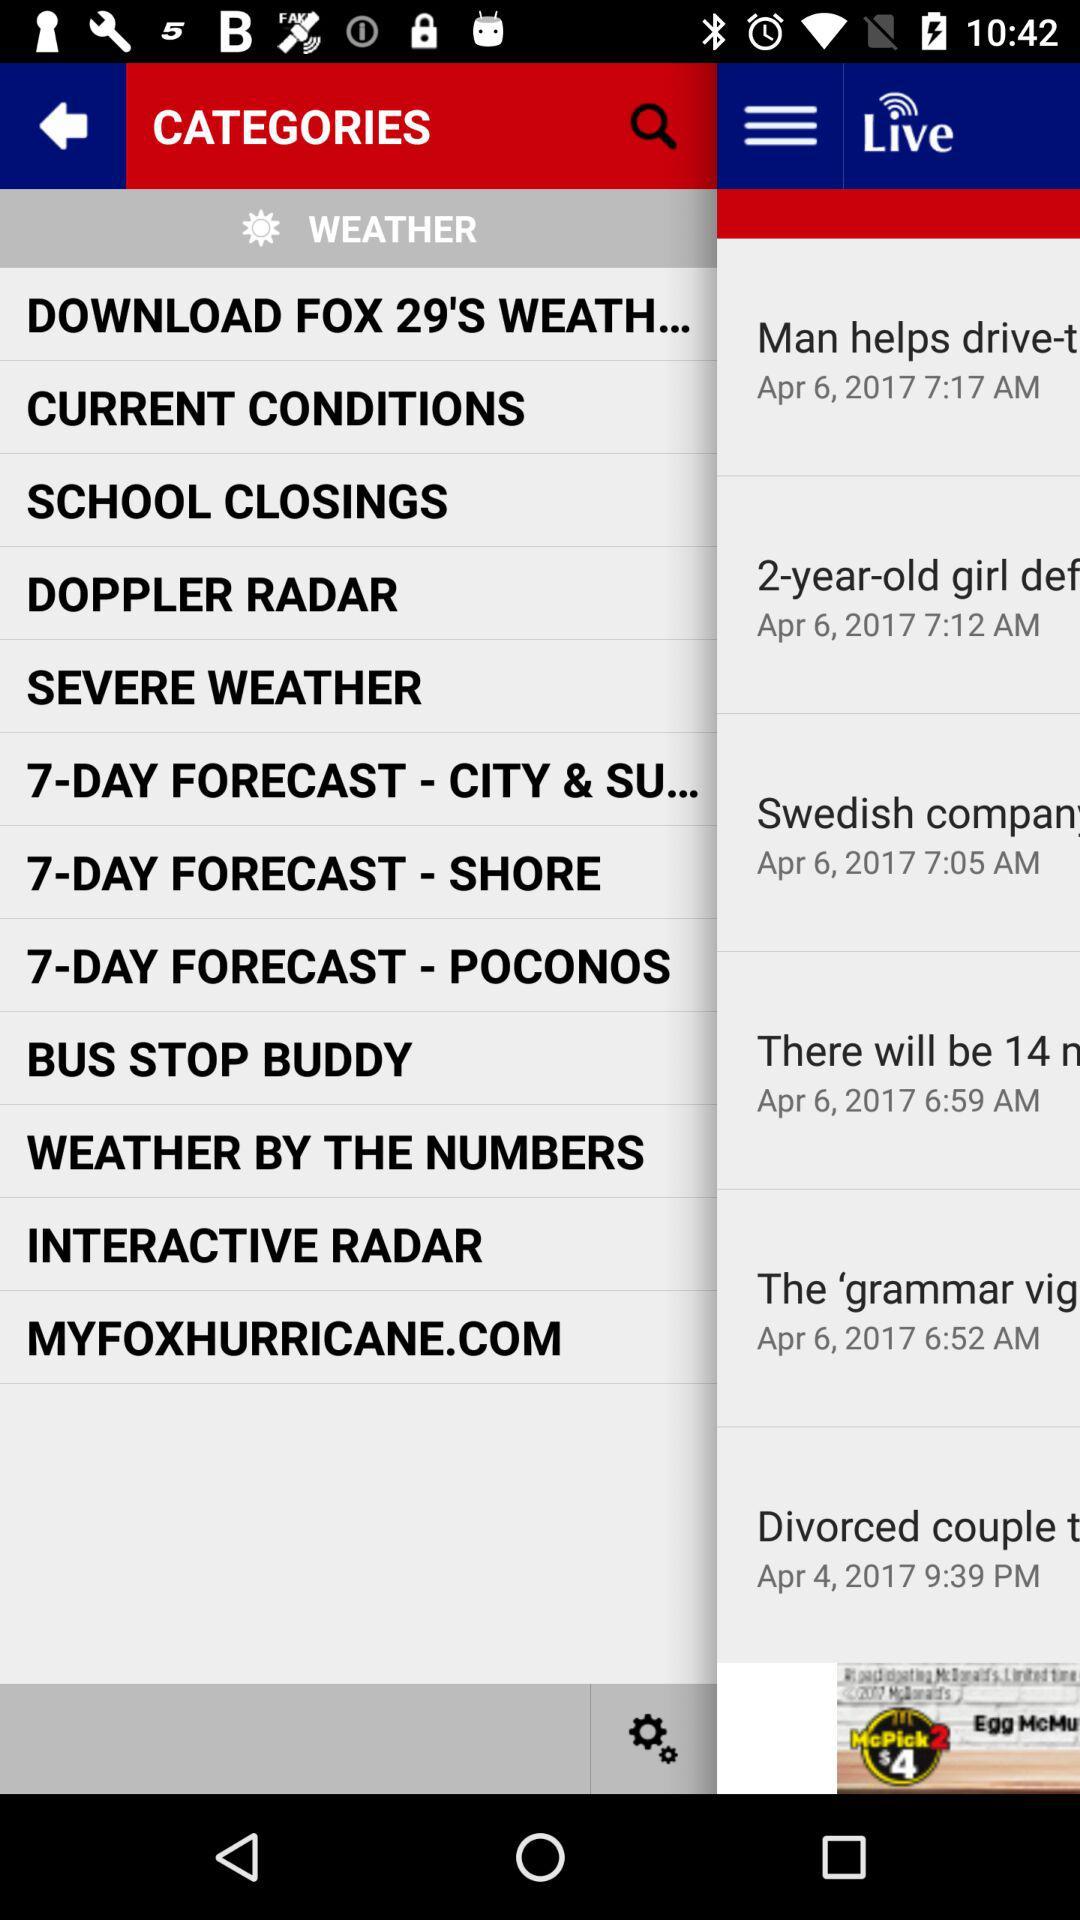 The height and width of the screenshot is (1920, 1080). Describe the element at coordinates (897, 1189) in the screenshot. I see `the item above the grammar vigilante app` at that location.